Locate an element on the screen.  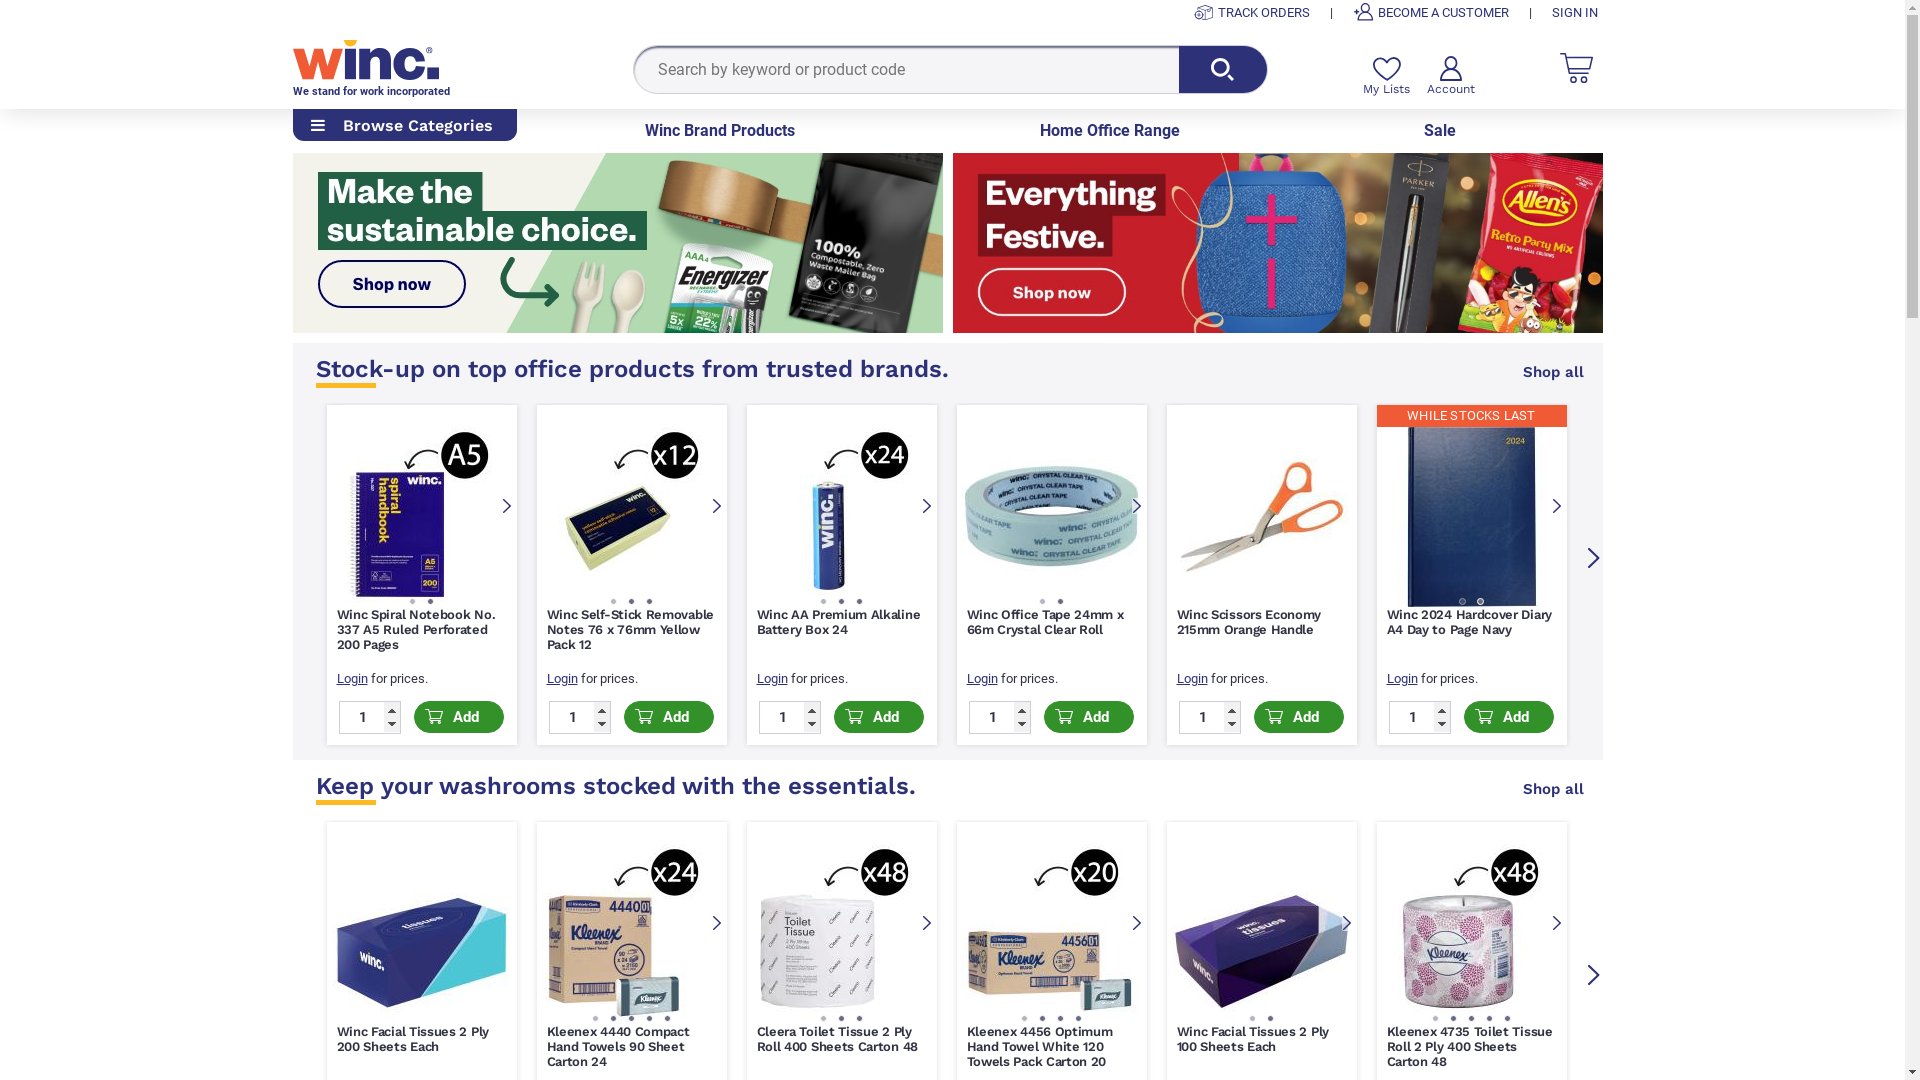
'TRACK ORDERS' is located at coordinates (1251, 12).